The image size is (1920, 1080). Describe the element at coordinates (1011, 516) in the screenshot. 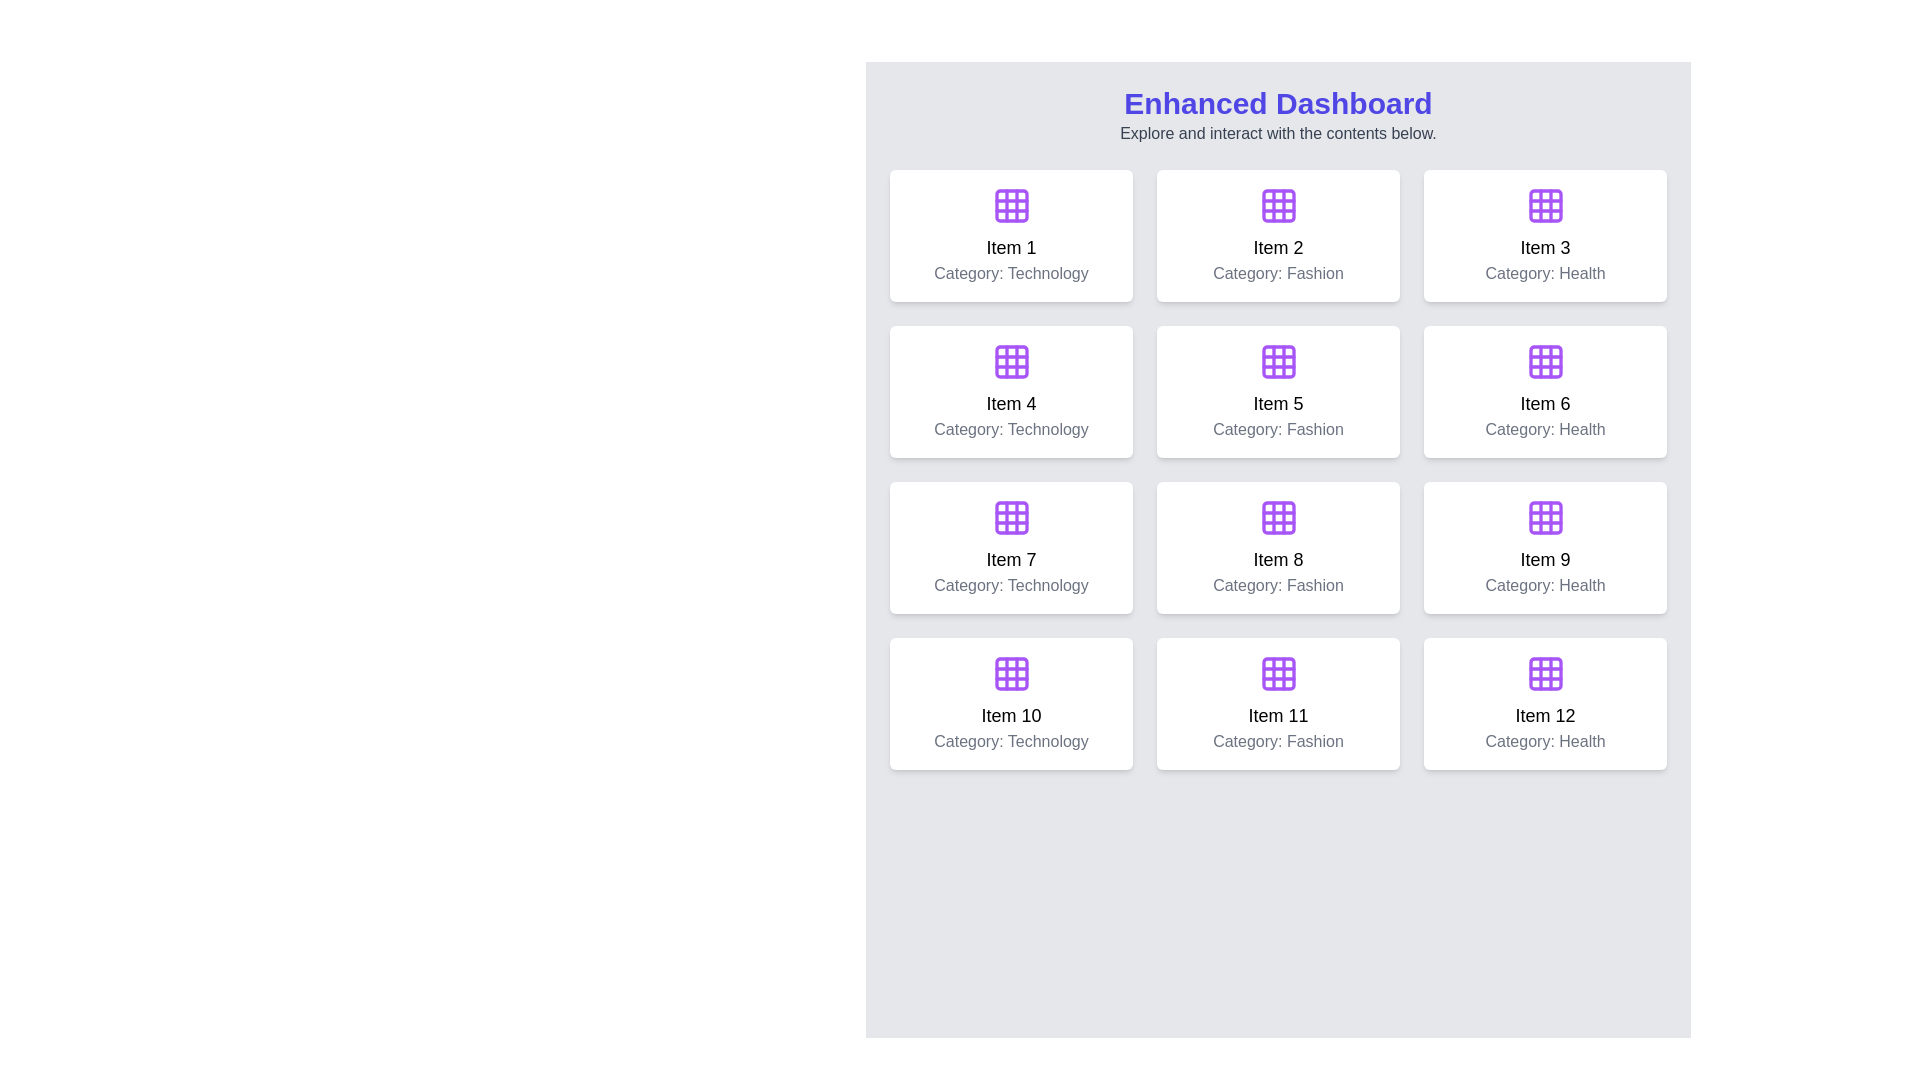

I see `the top-left cell of the 3x3 grid represented by a rounded rectangle within the SVG icon labeled 'Item 7' in the category 'Technology'` at that location.